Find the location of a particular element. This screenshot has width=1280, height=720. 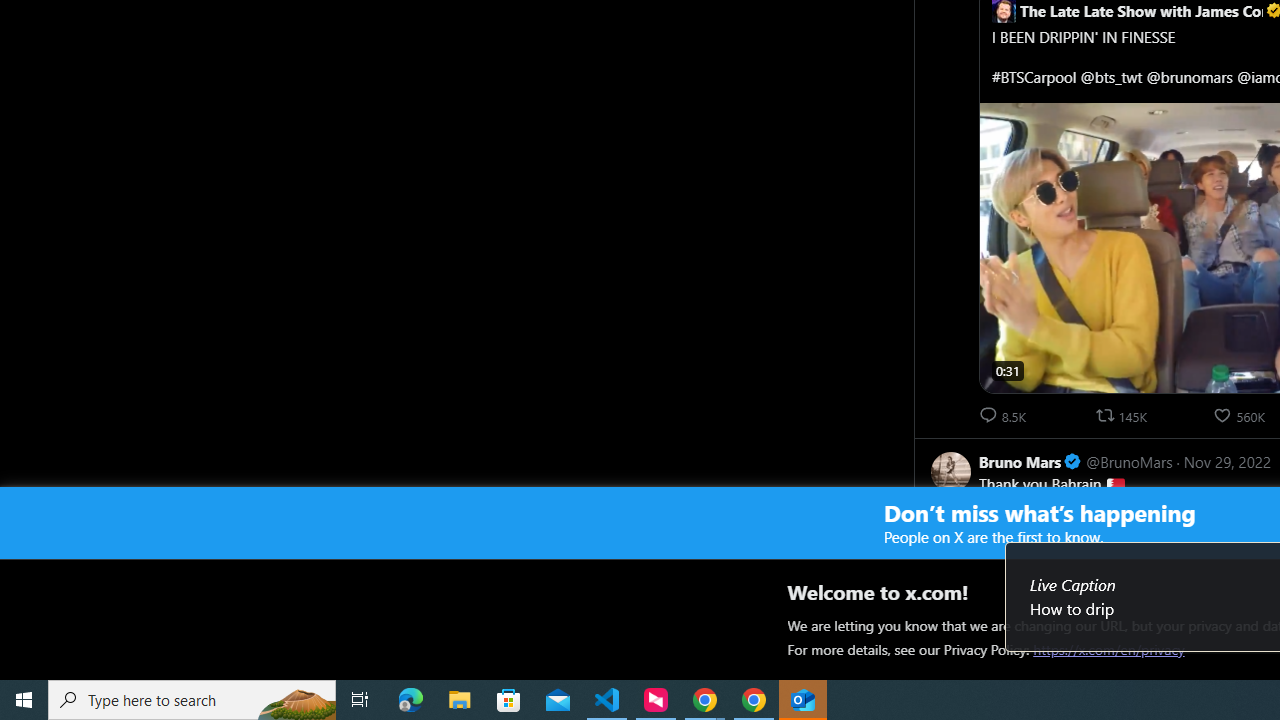

'145681 reposts. Repost' is located at coordinates (1123, 414).